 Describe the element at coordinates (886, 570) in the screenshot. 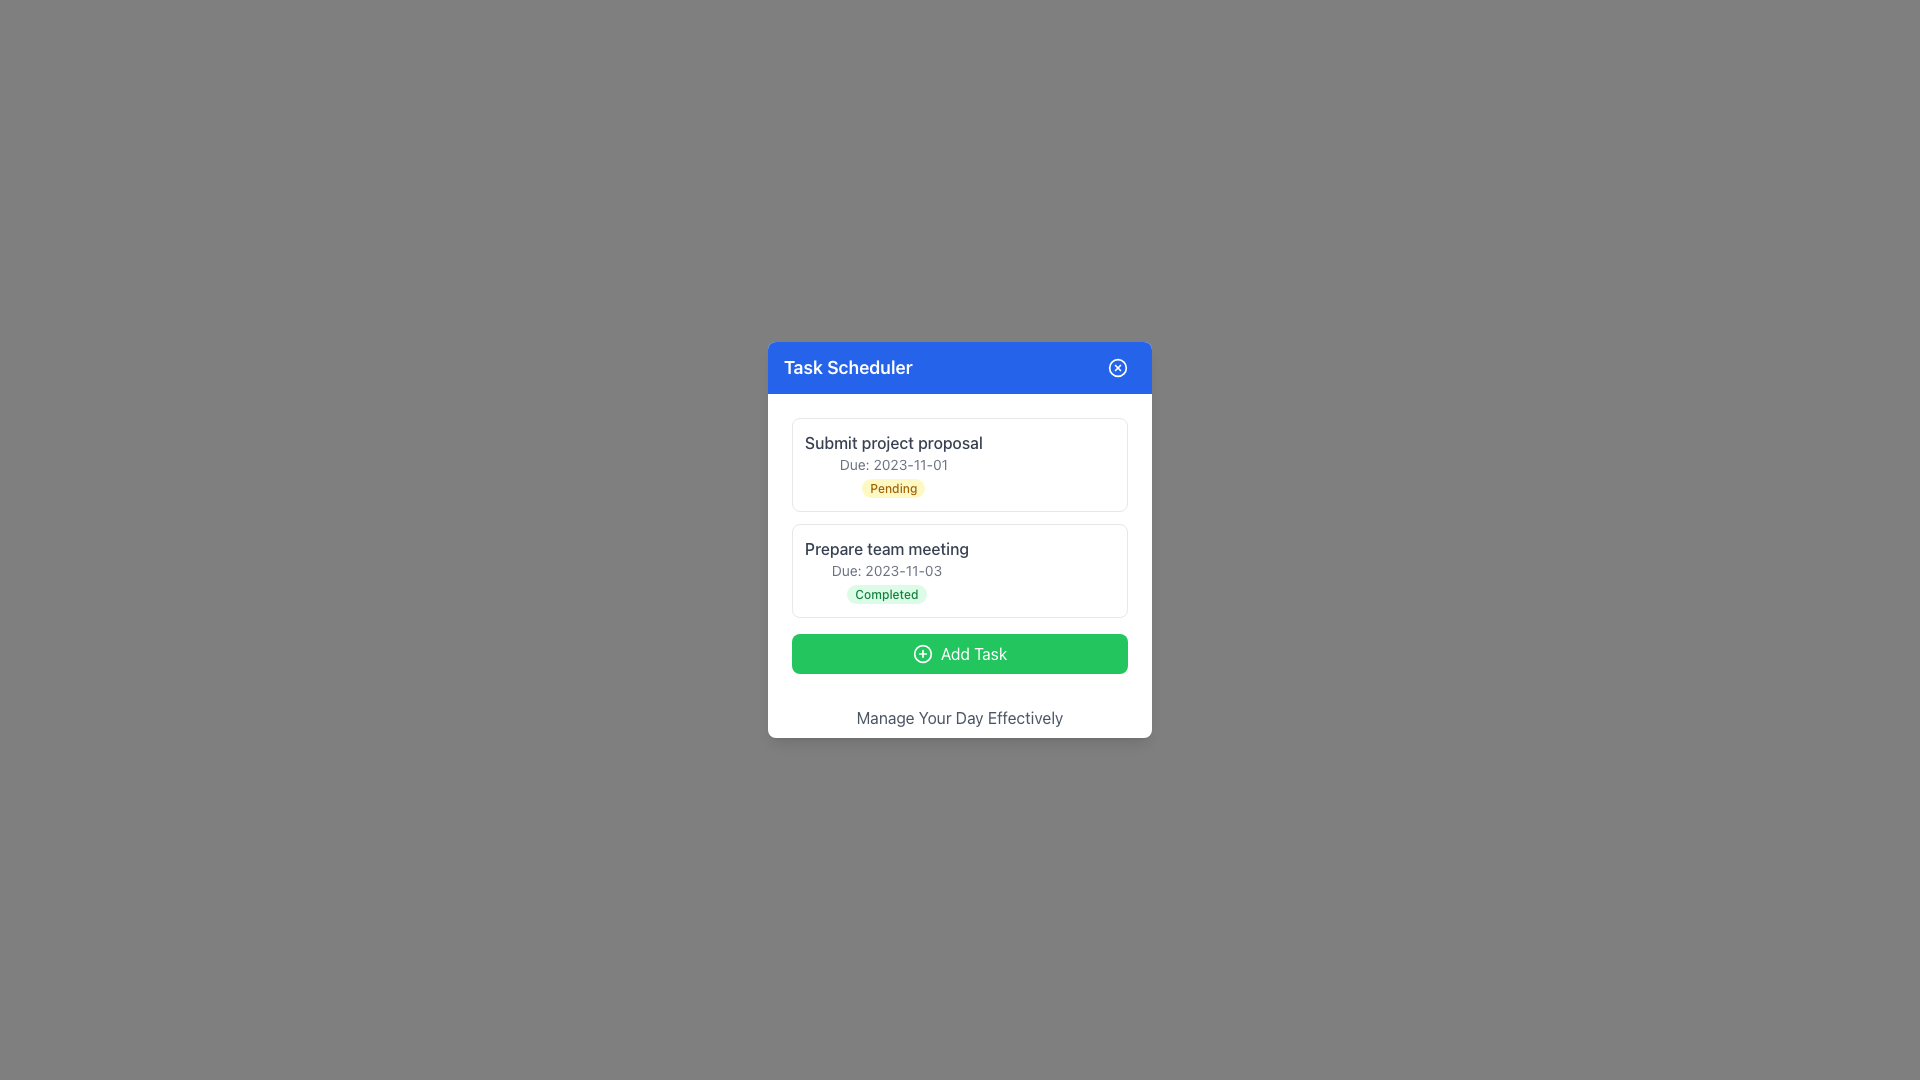

I see `the label displaying the due date 'Due: 2023-11-03', which is styled with small gray text and located below the 'Prepare team meeting' text and above the 'Completed' badge` at that location.